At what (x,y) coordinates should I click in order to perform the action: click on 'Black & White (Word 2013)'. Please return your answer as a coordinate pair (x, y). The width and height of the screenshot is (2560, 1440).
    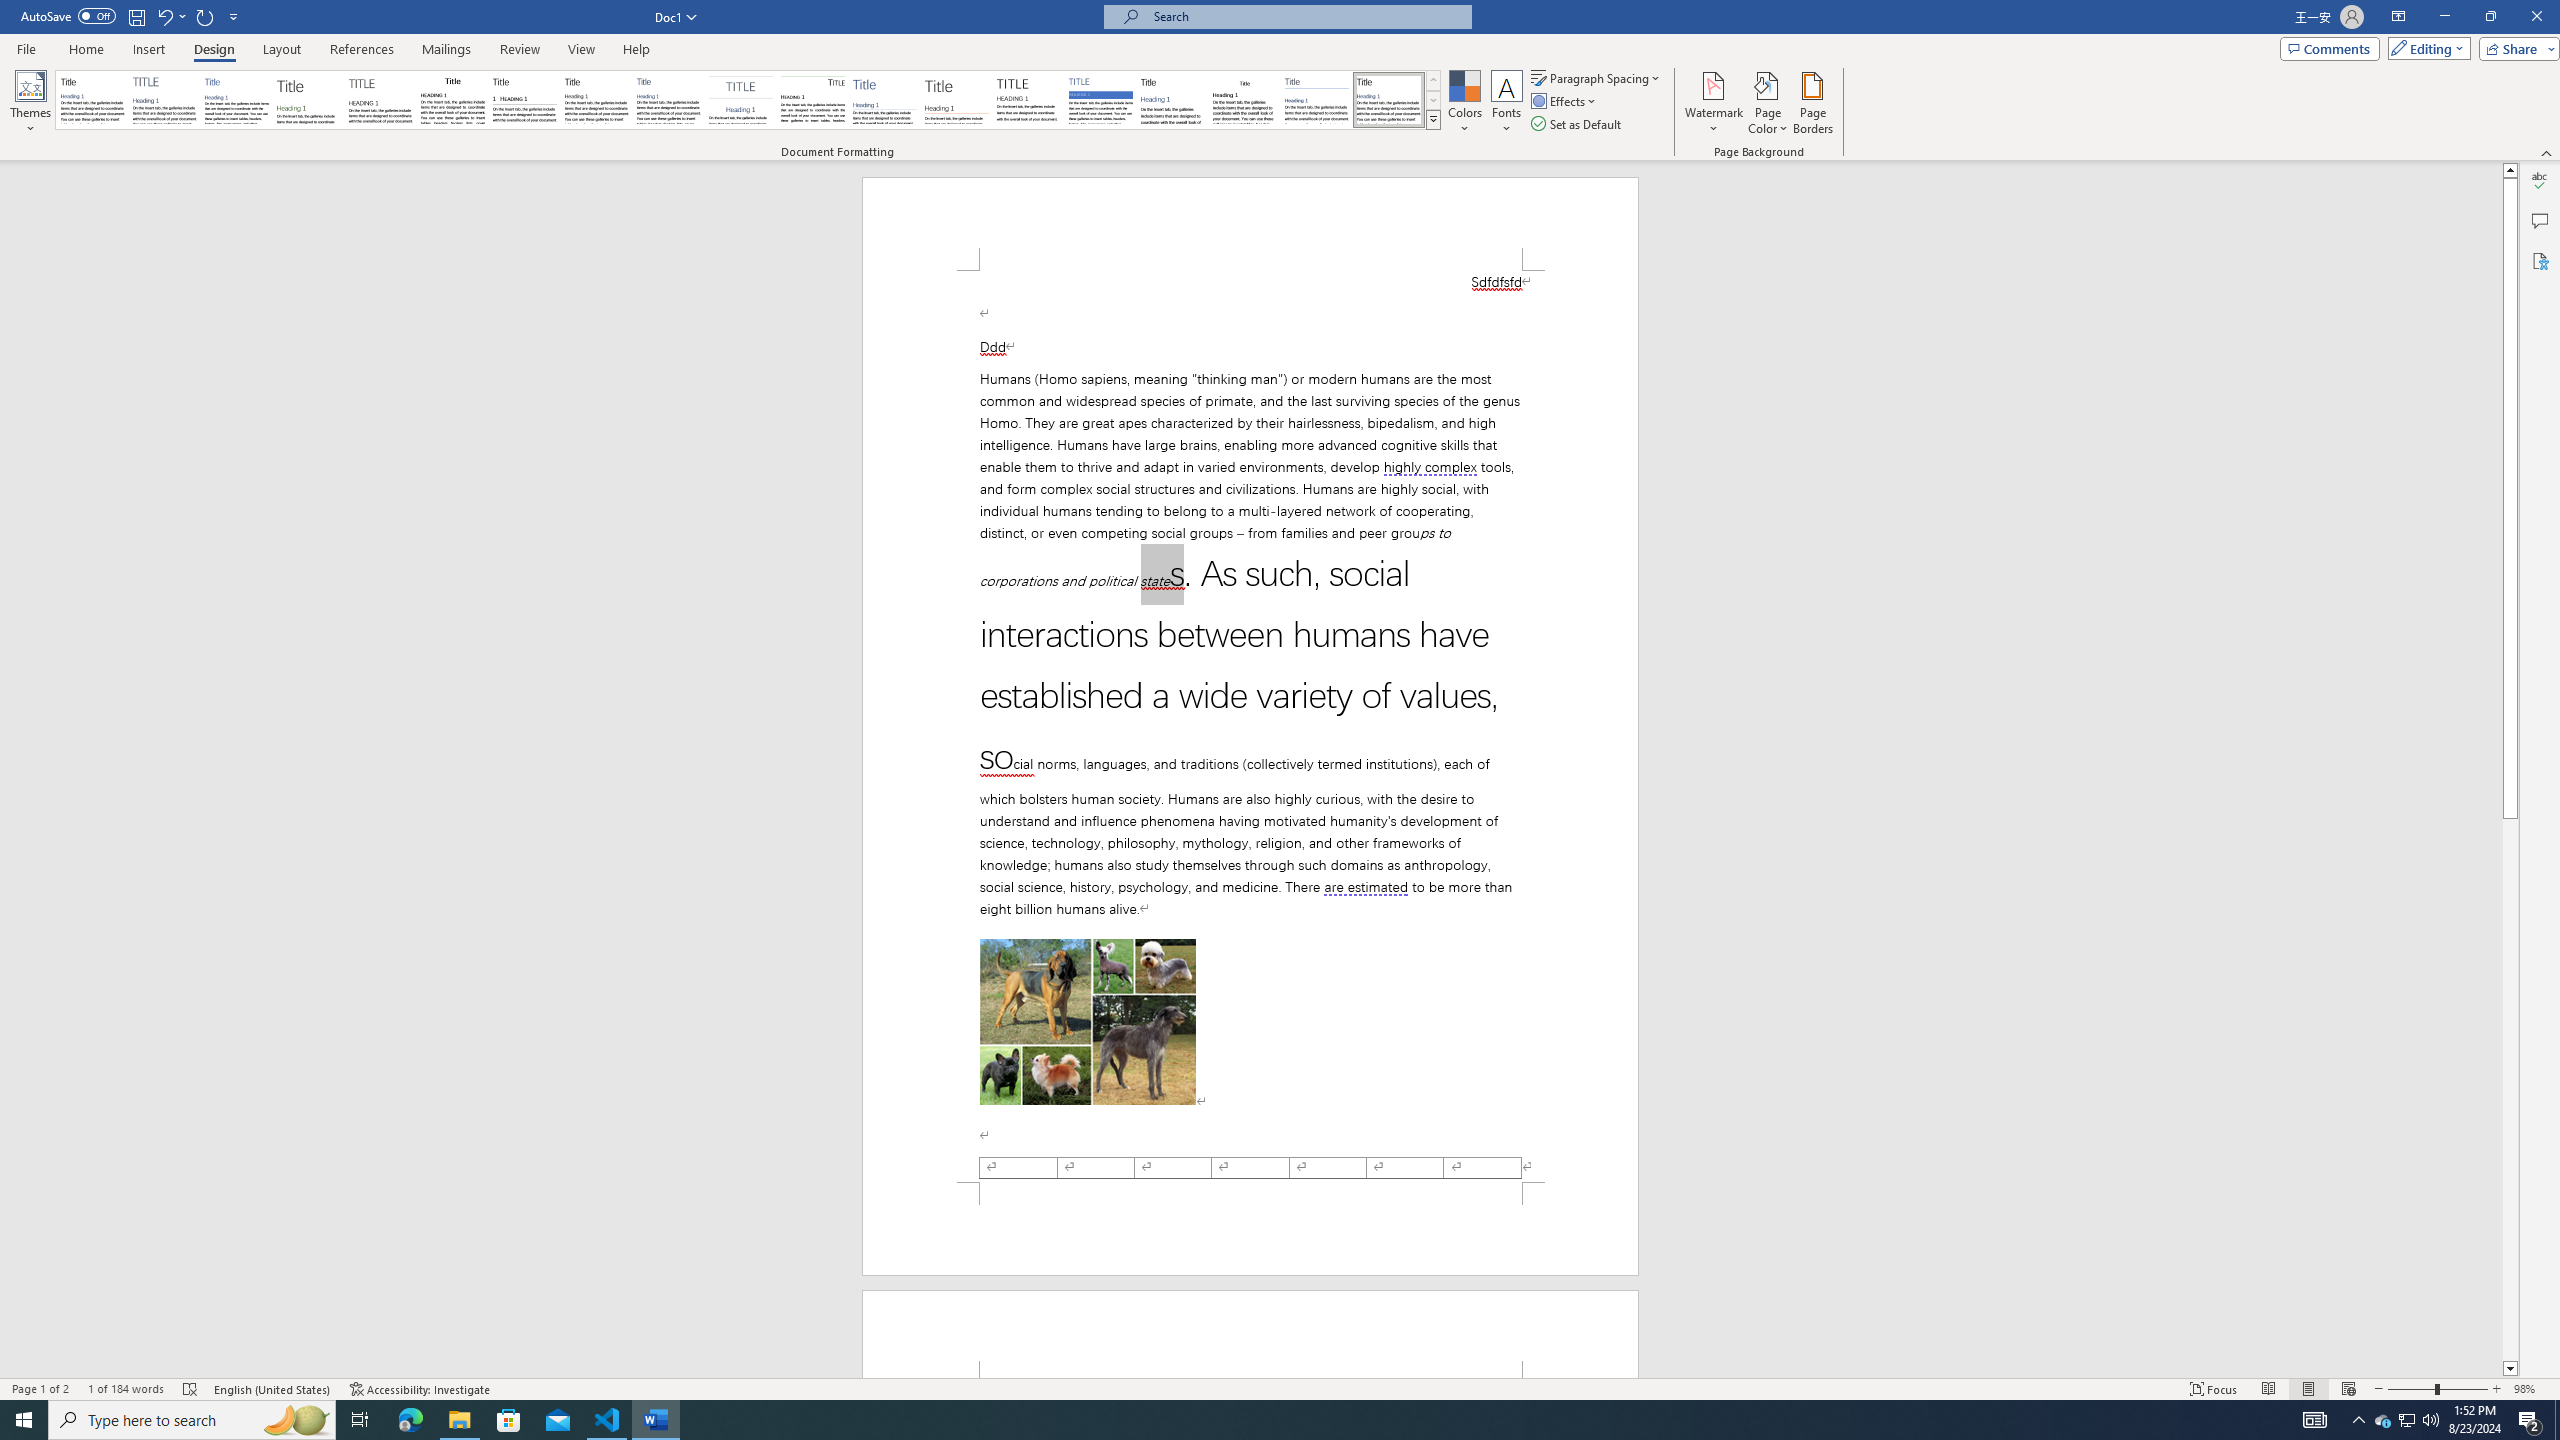
    Looking at the image, I should click on (595, 99).